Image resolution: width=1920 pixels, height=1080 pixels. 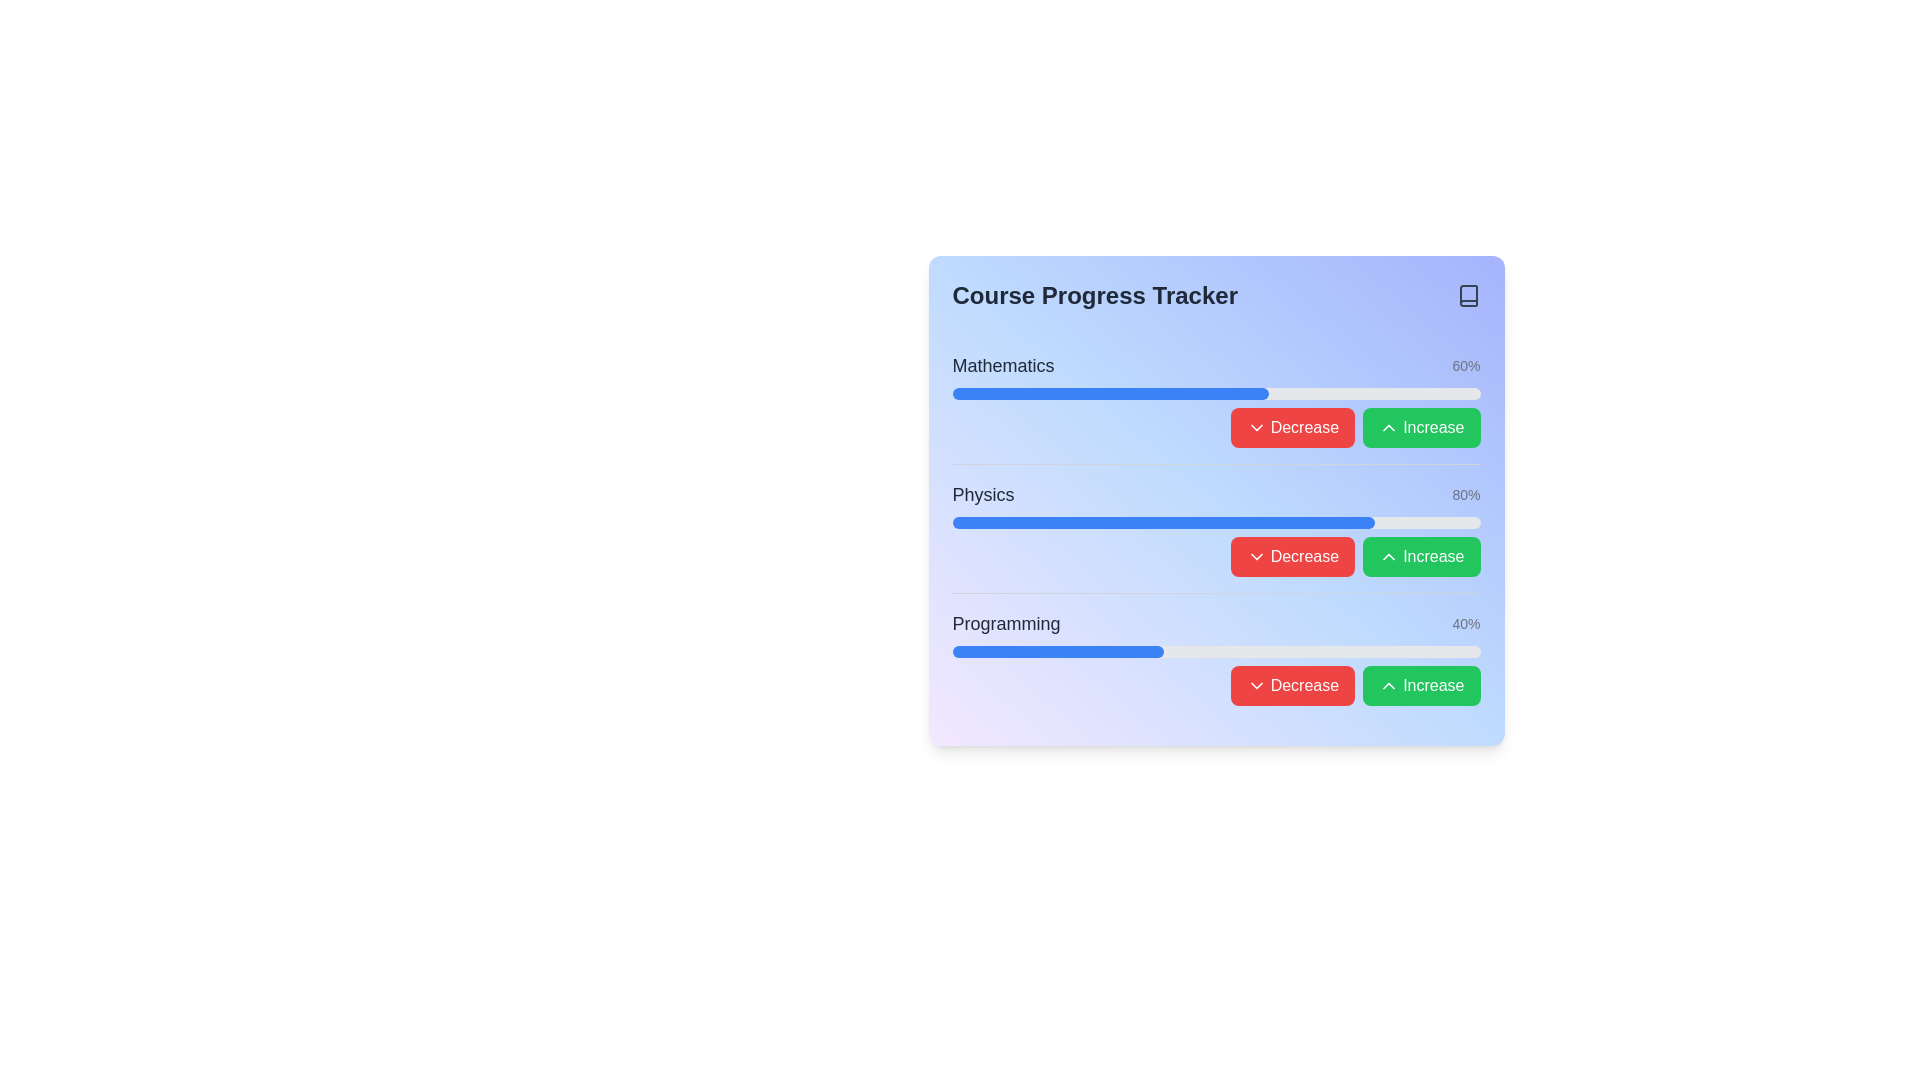 What do you see at coordinates (1419, 556) in the screenshot?
I see `the green 'Increase' button with white text and an upward-pointing chevron icon` at bounding box center [1419, 556].